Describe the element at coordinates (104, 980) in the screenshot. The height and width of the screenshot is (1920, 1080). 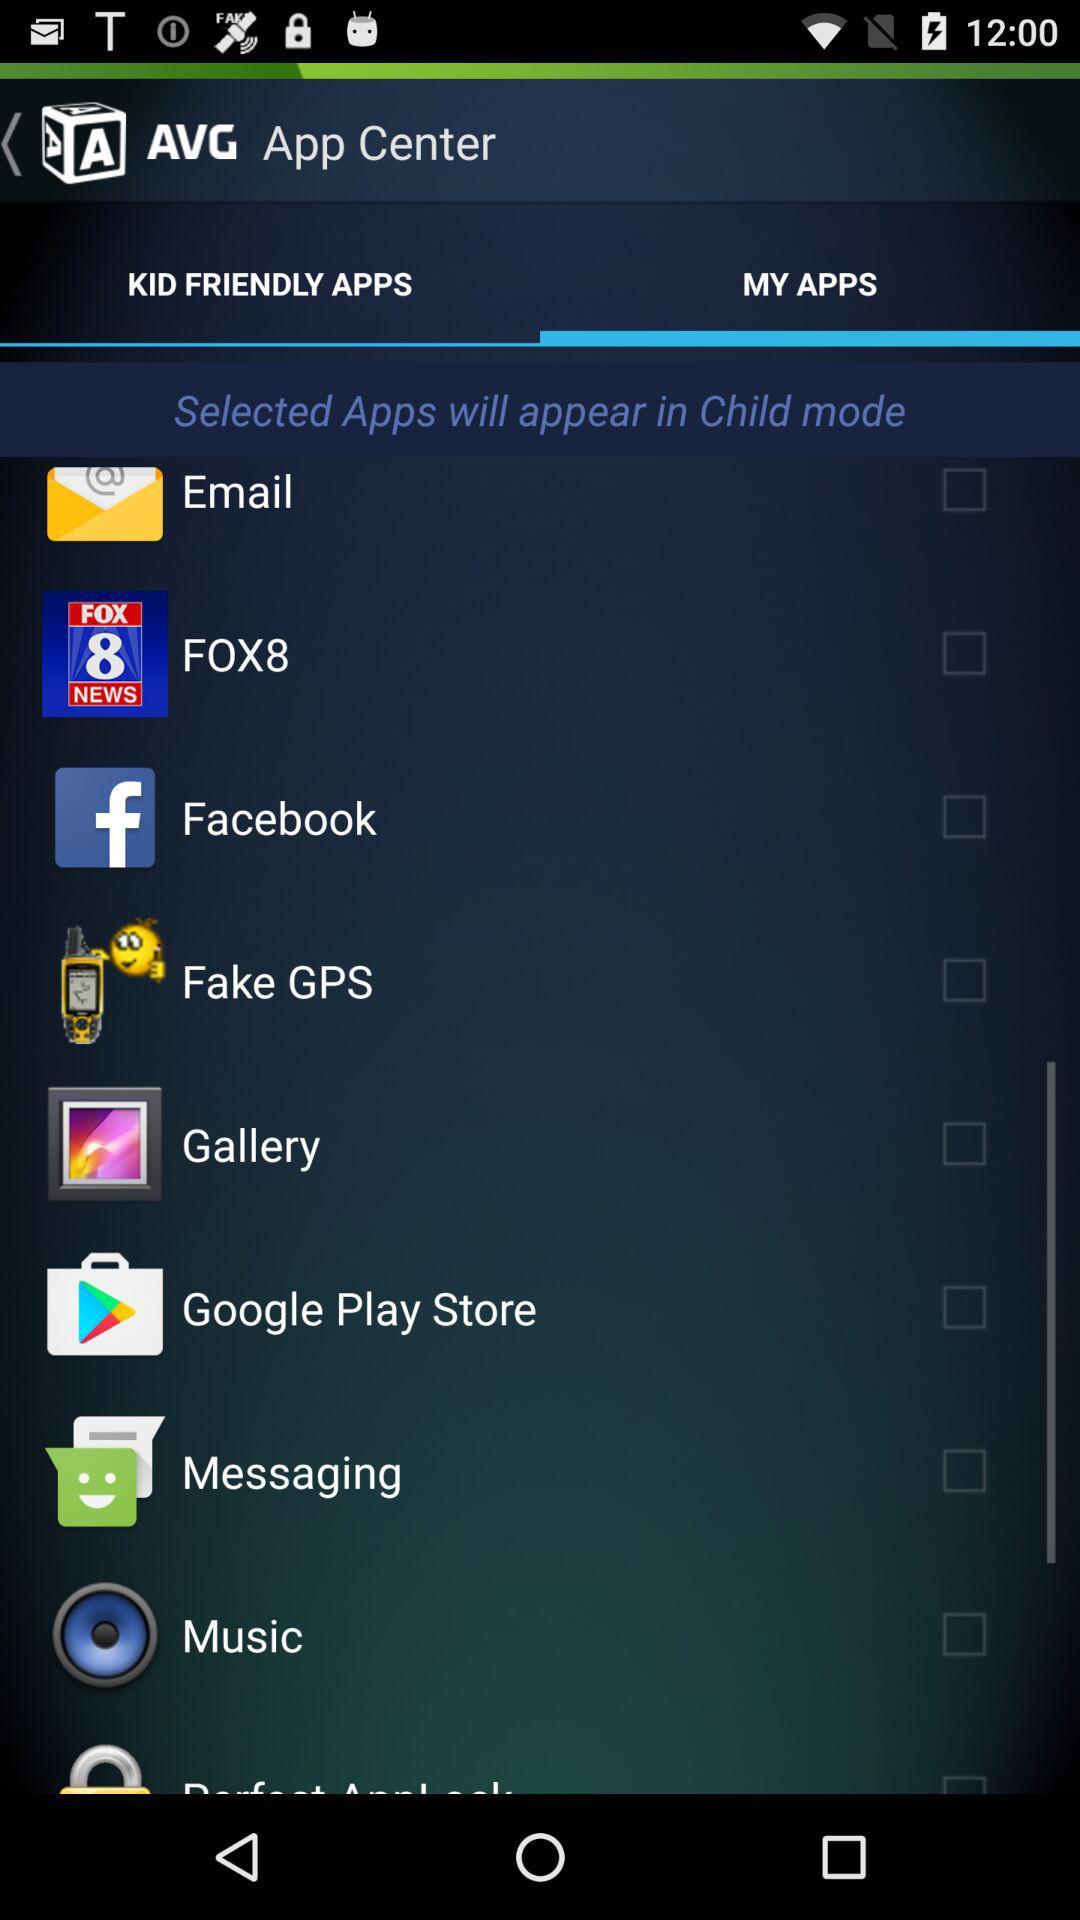
I see `app selection` at that location.